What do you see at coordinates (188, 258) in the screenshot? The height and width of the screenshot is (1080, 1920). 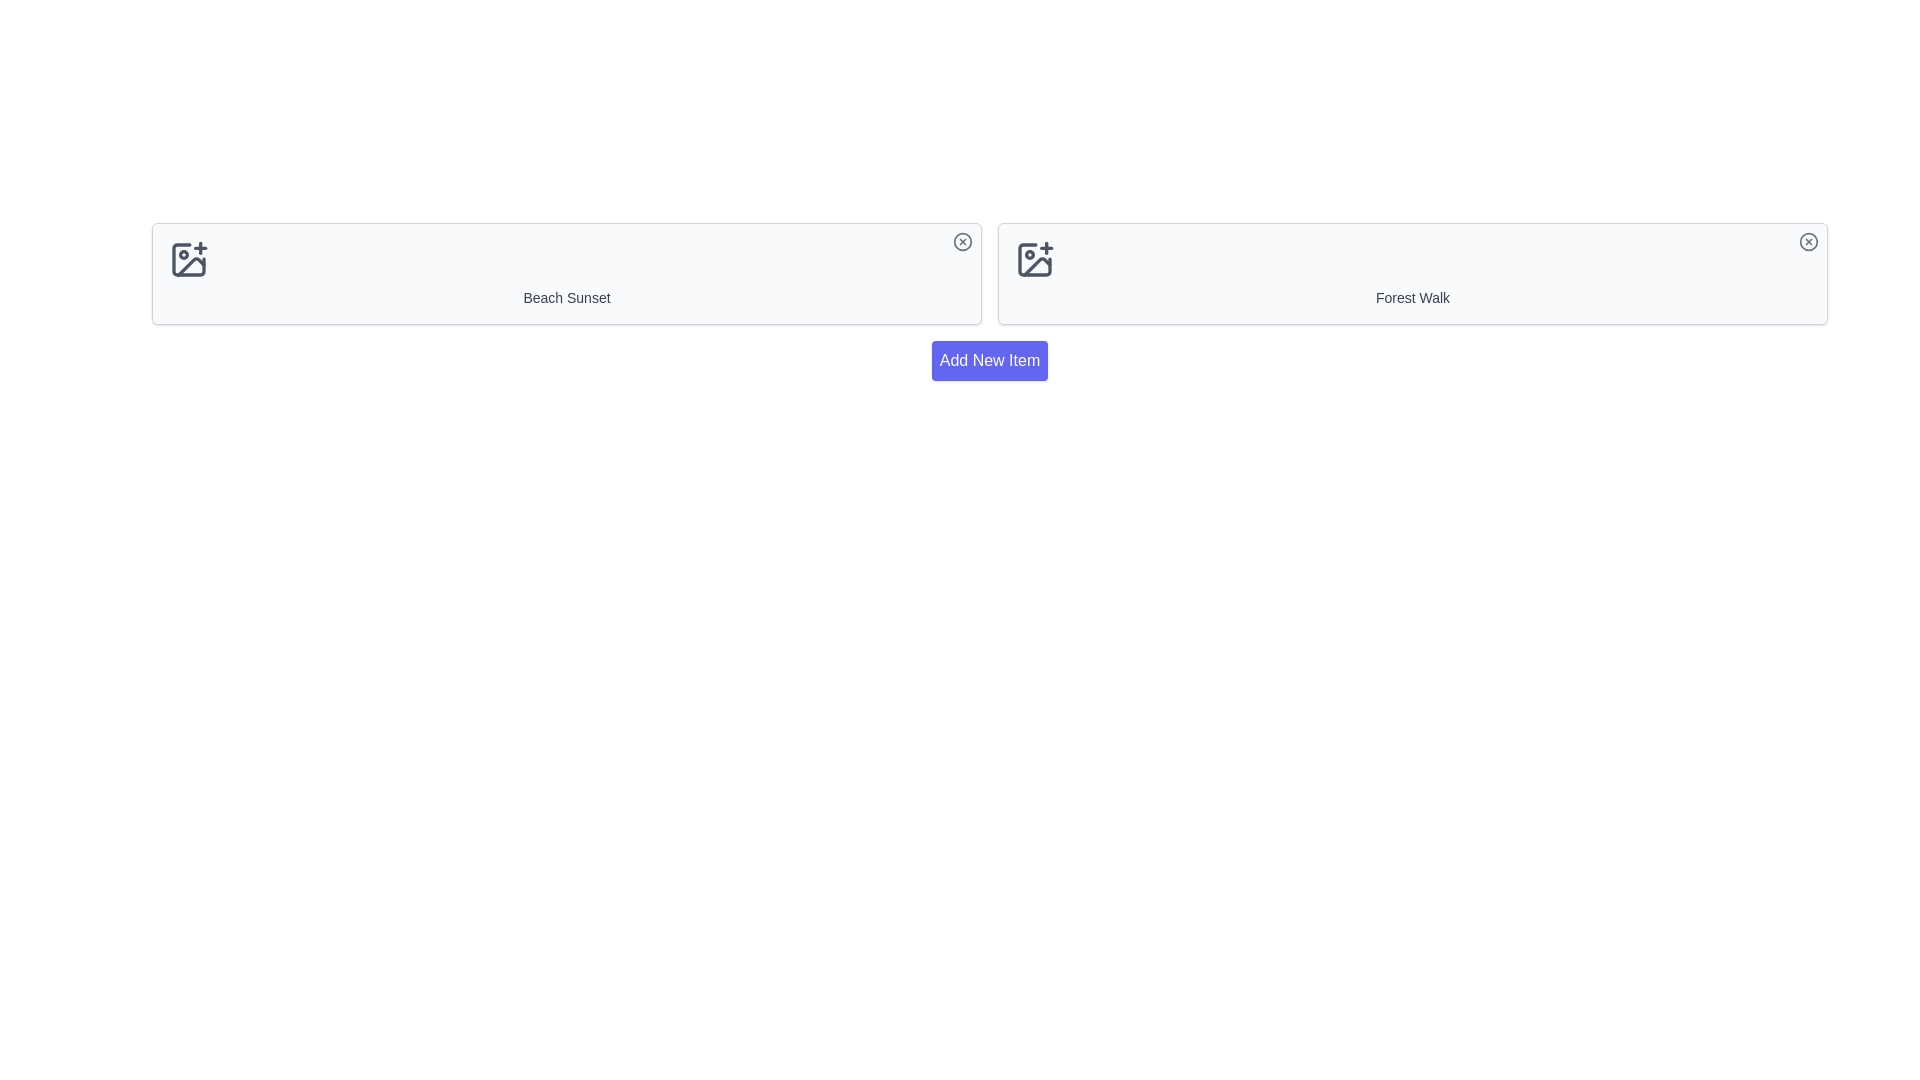 I see `the minimalist landscape icon with a plus sign located at the top-left corner of the 'Beach Sunset' card` at bounding box center [188, 258].